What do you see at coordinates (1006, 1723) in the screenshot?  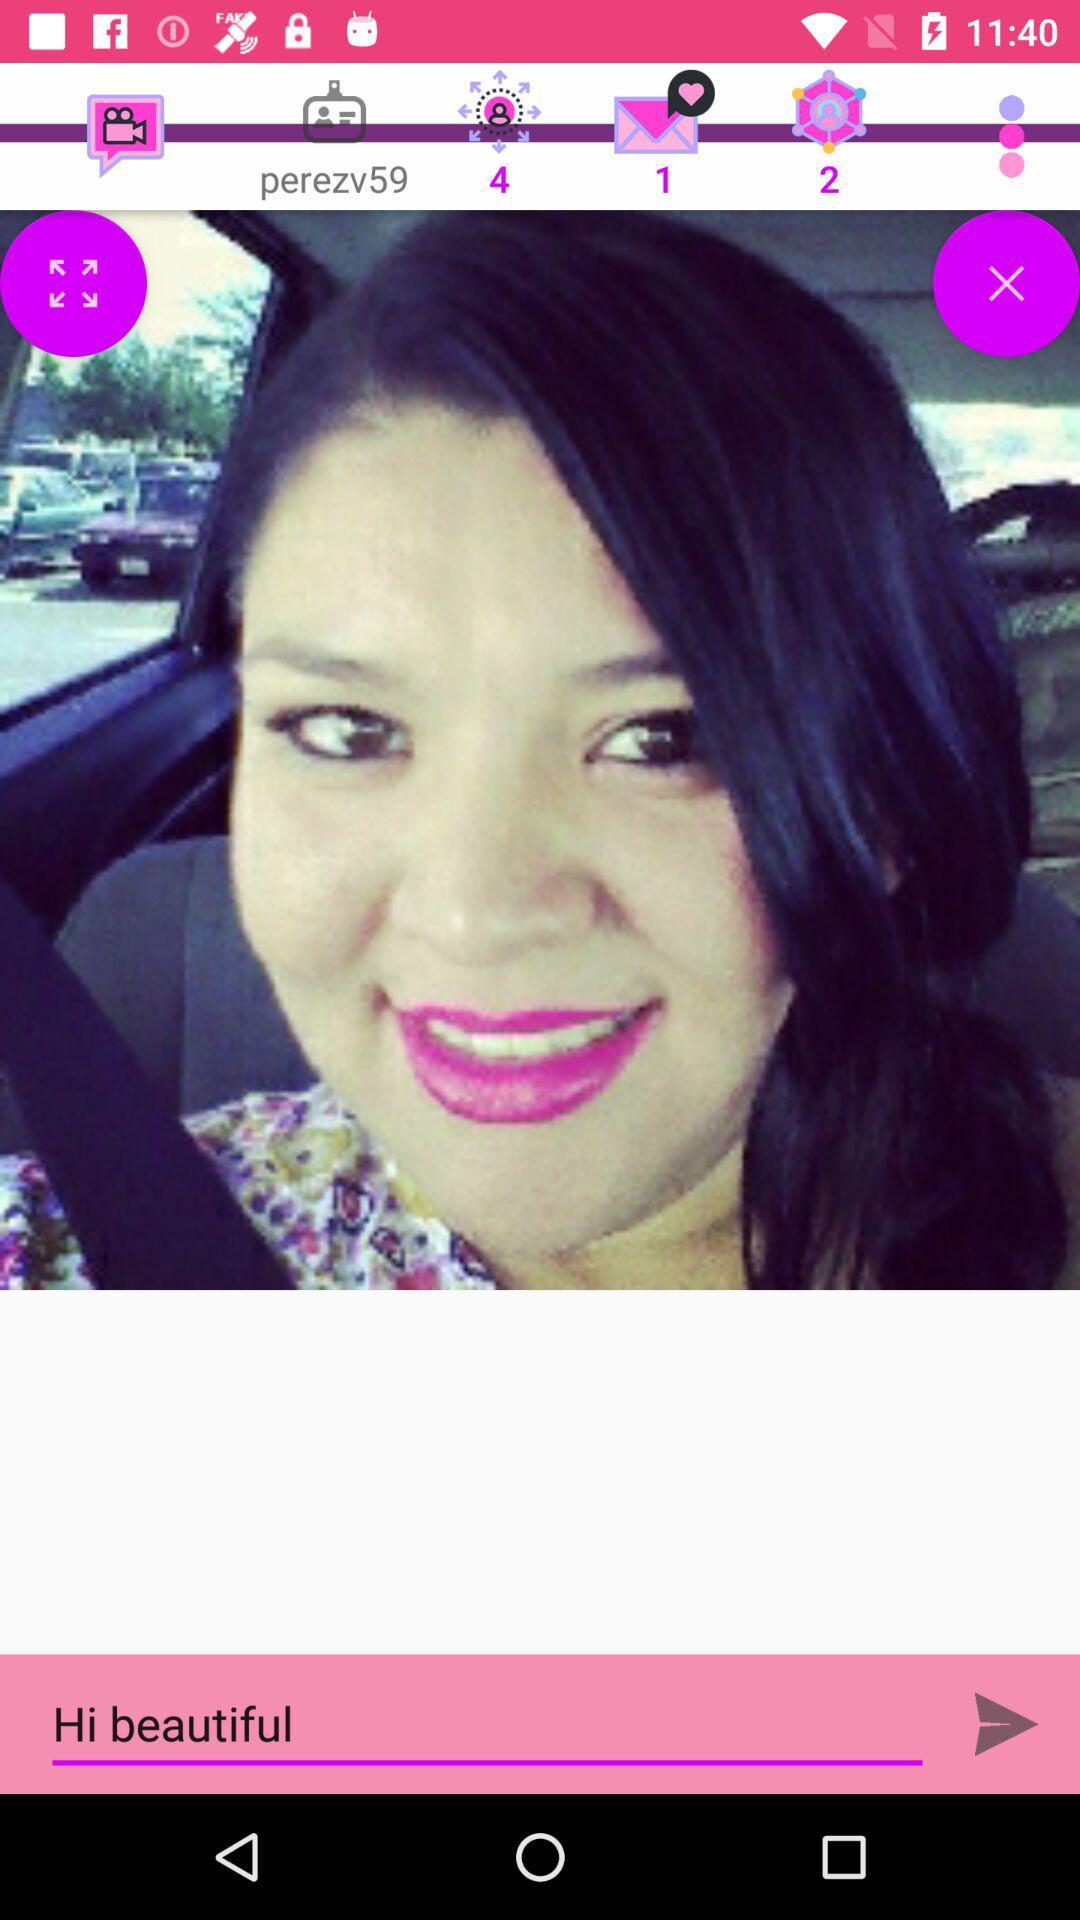 I see `sends message` at bounding box center [1006, 1723].